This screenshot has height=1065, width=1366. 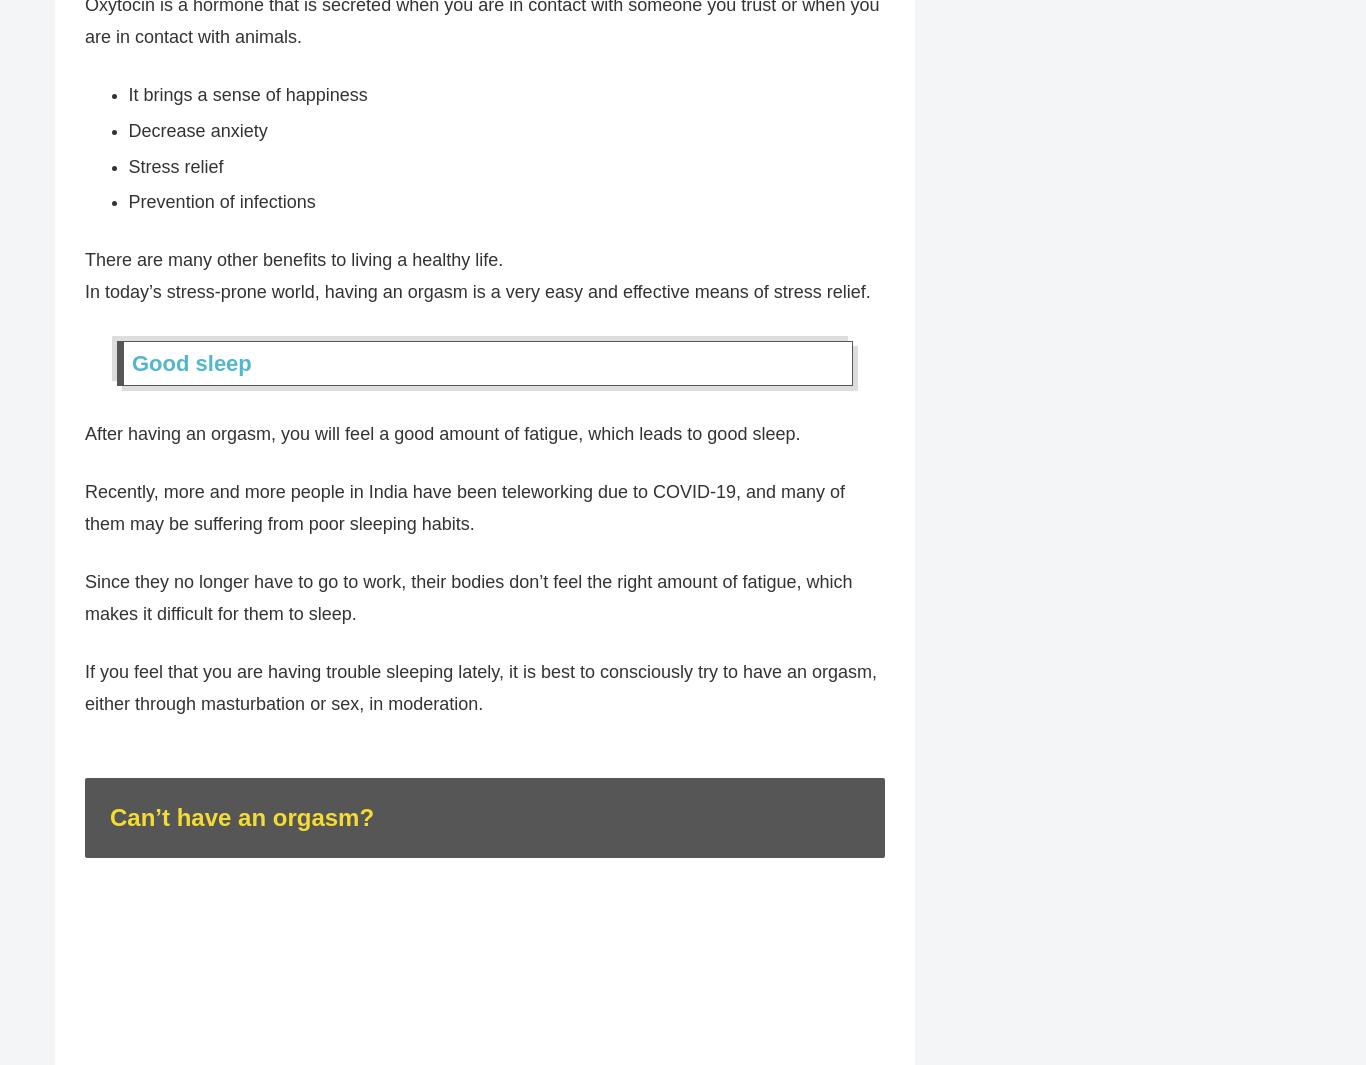 I want to click on 'Decrease anxiety', so click(x=126, y=130).